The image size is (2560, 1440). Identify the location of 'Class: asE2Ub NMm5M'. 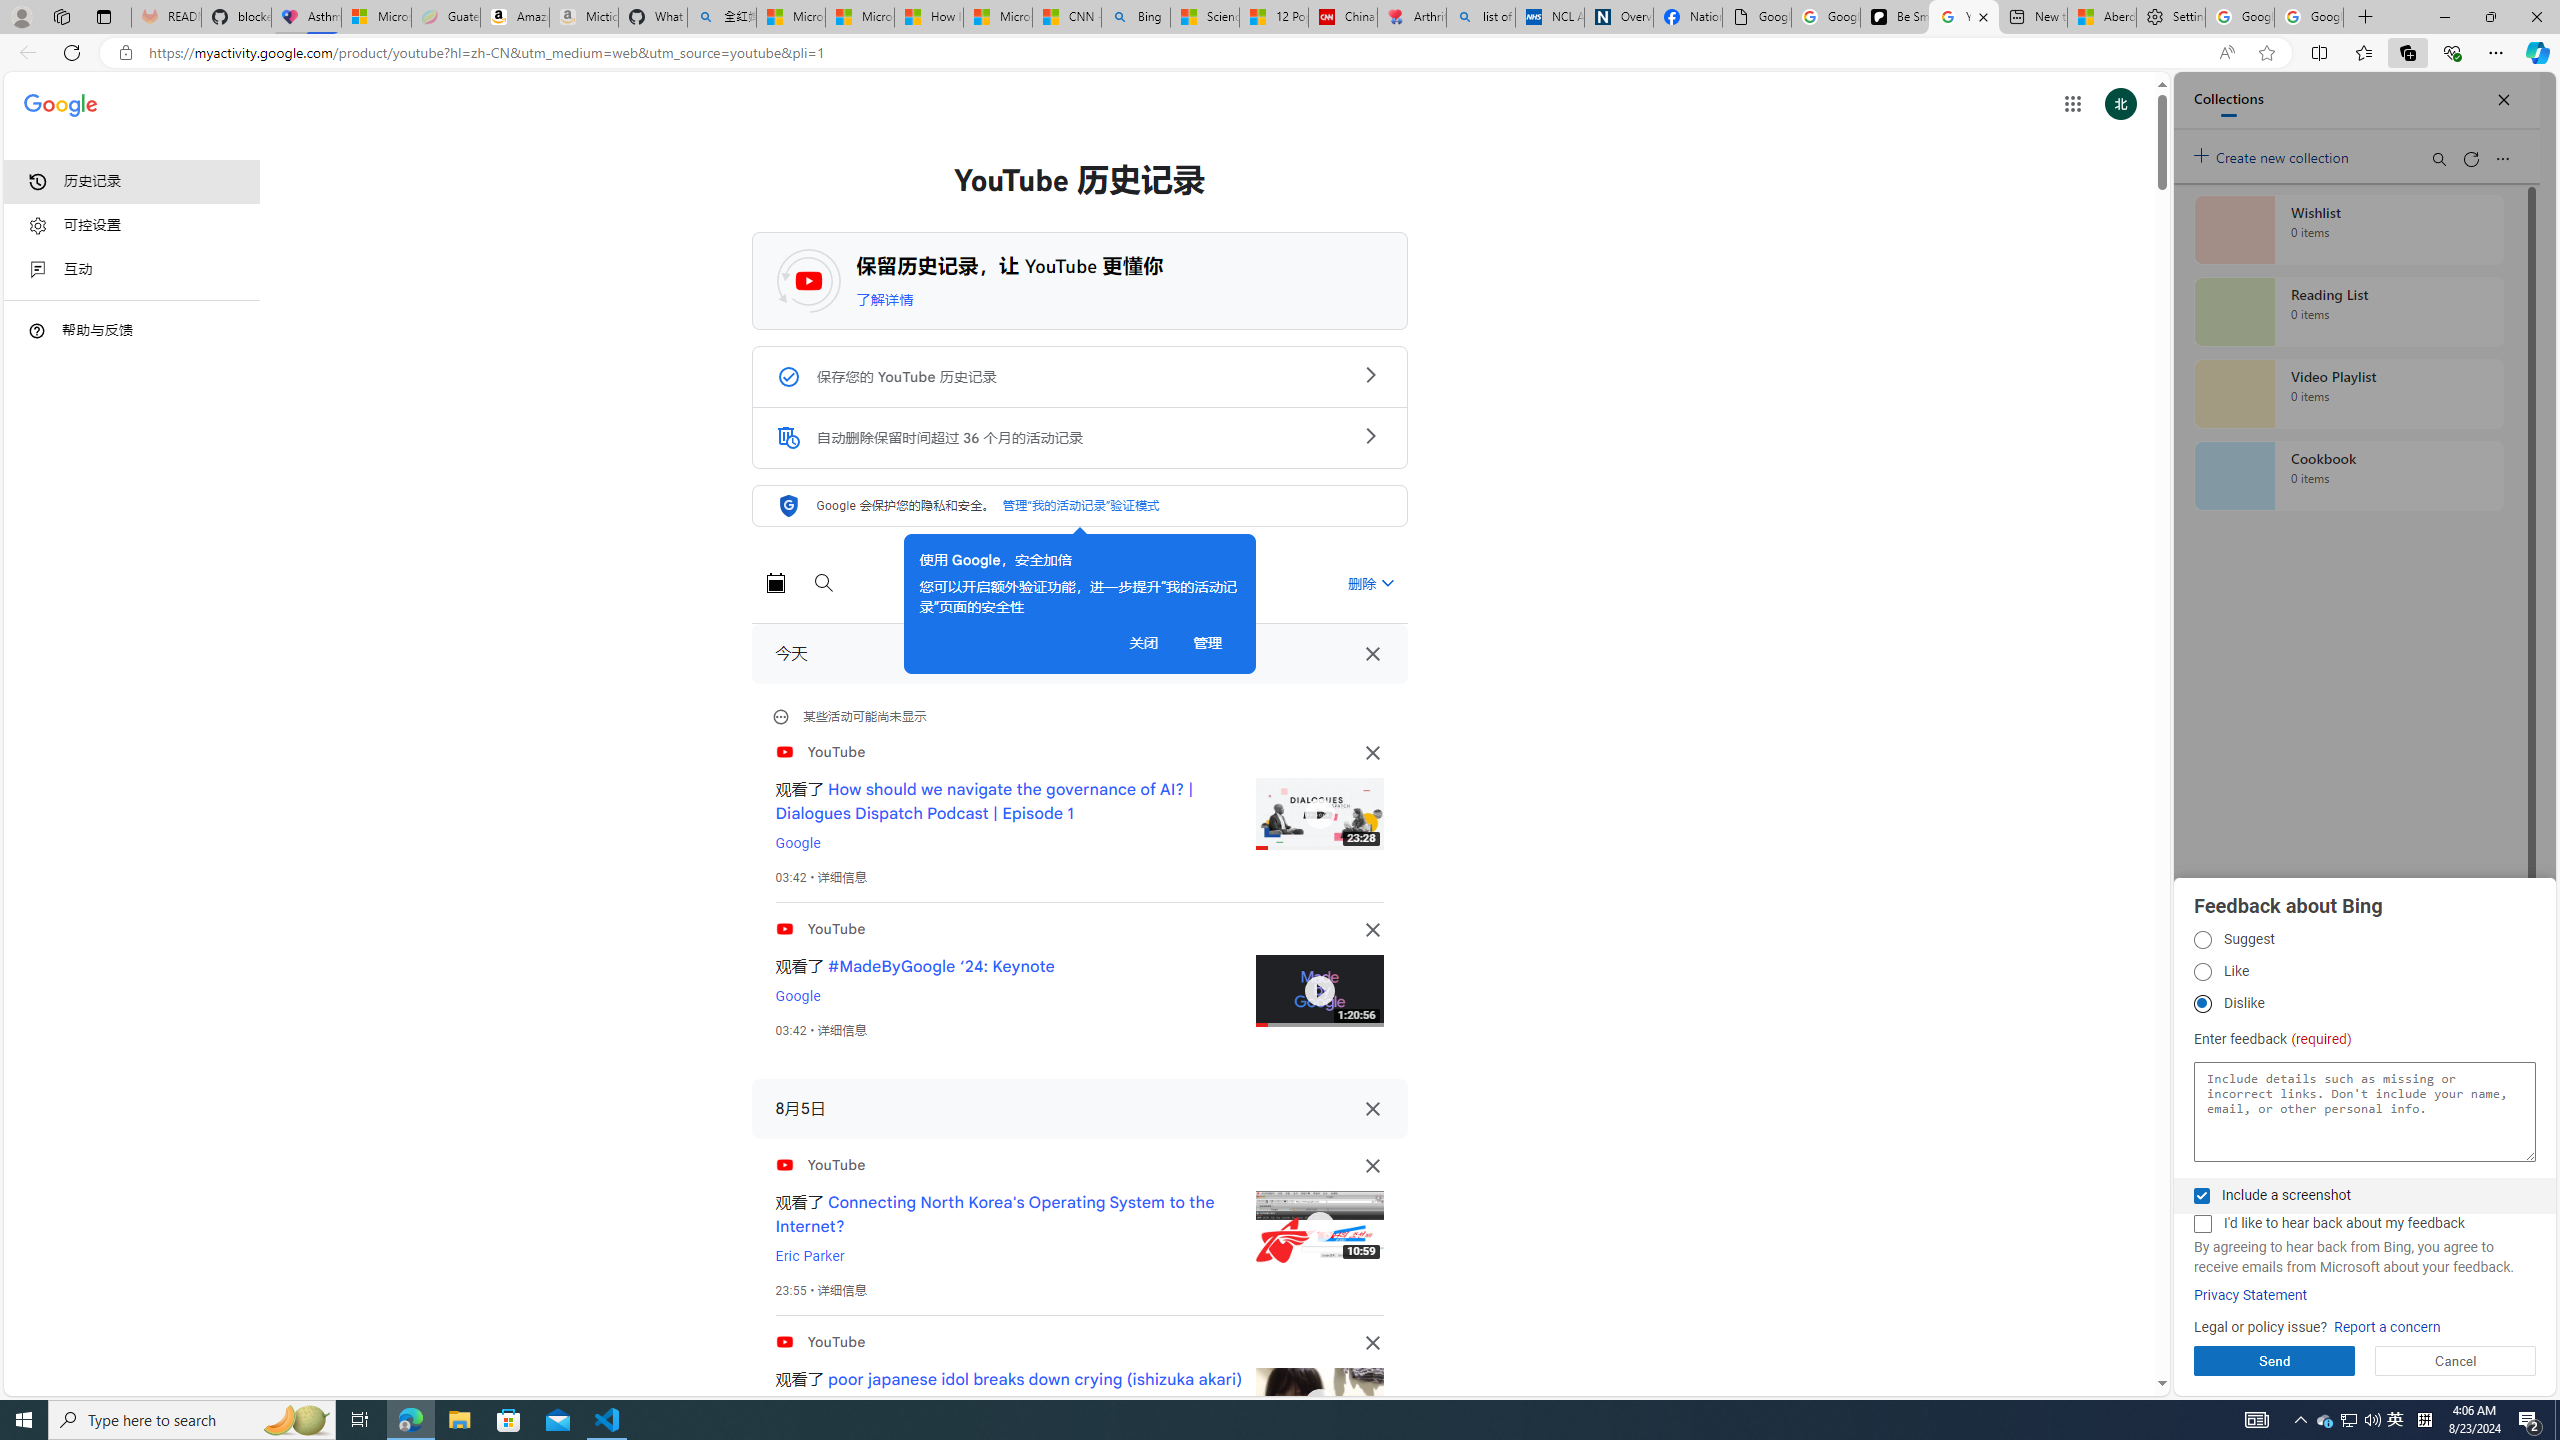
(1386, 582).